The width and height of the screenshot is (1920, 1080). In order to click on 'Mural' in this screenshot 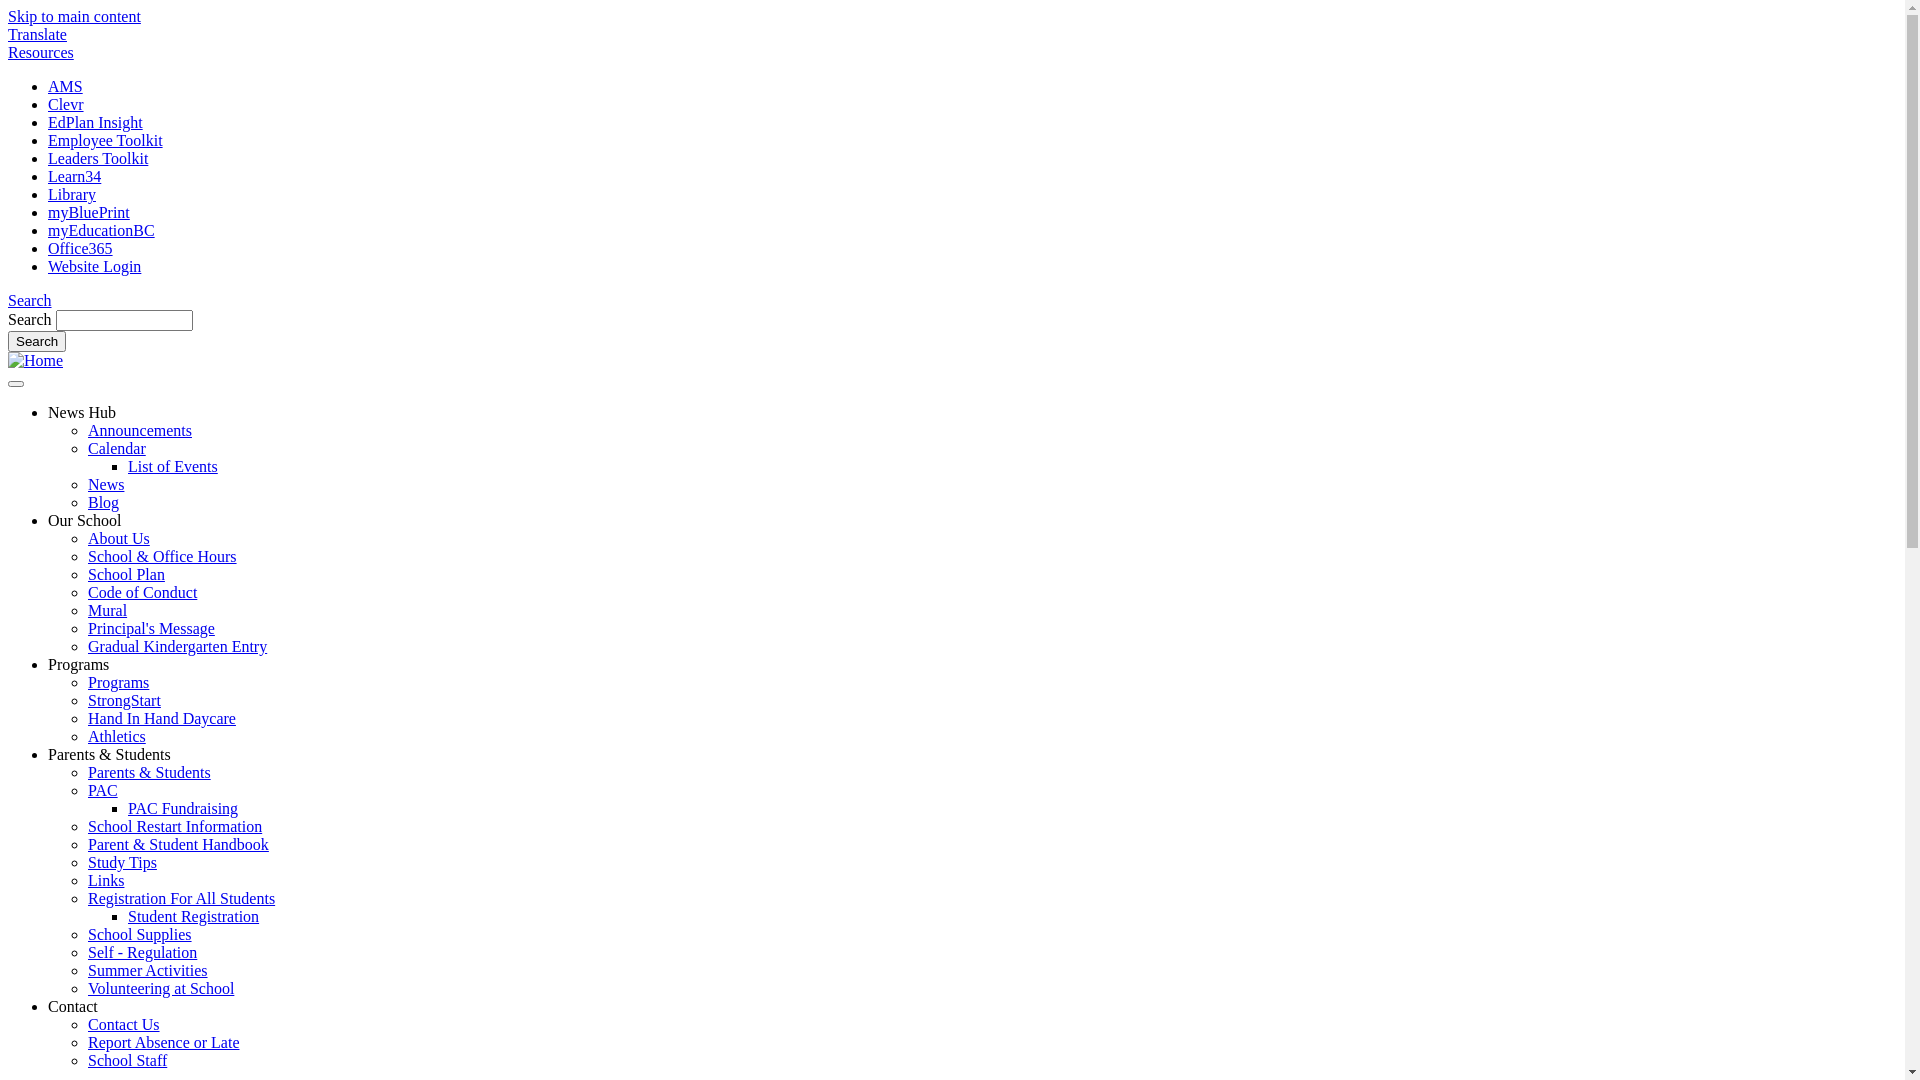, I will do `click(106, 609)`.